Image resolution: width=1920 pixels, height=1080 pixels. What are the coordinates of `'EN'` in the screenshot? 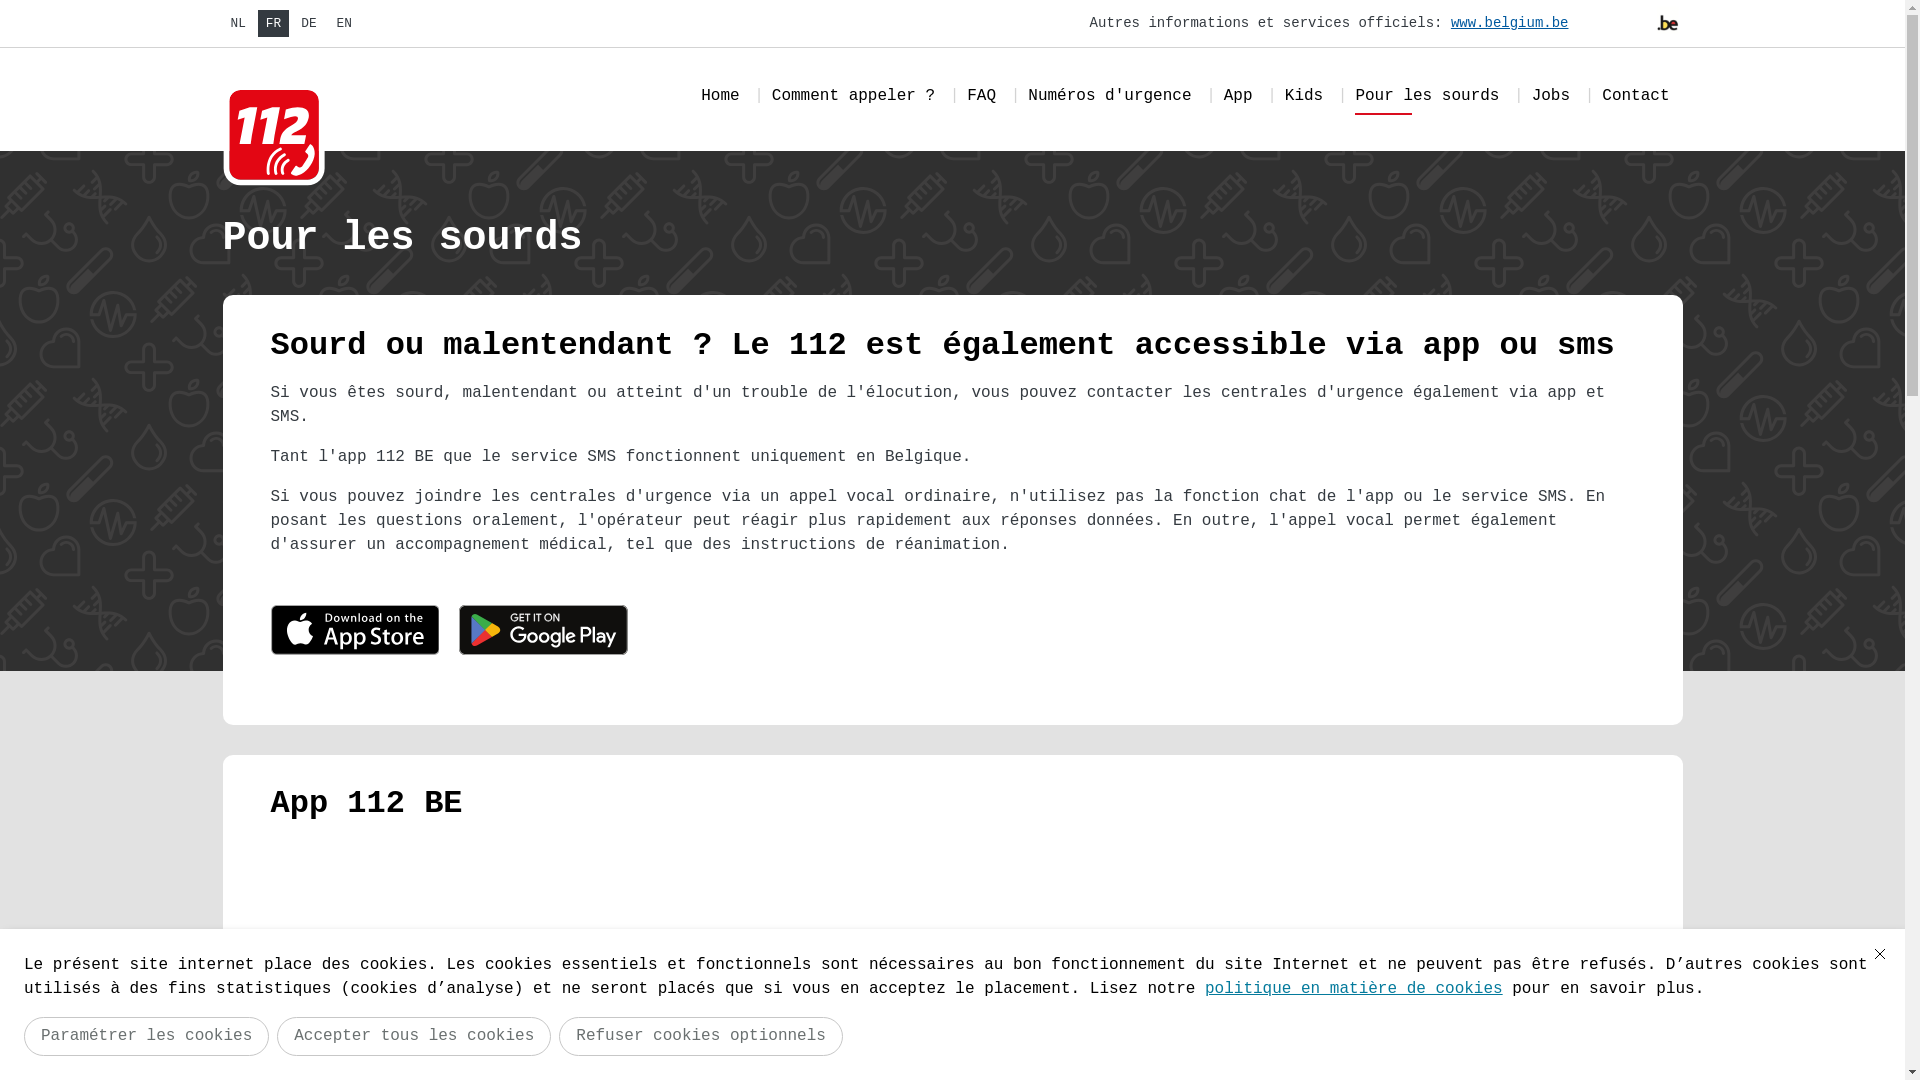 It's located at (344, 23).